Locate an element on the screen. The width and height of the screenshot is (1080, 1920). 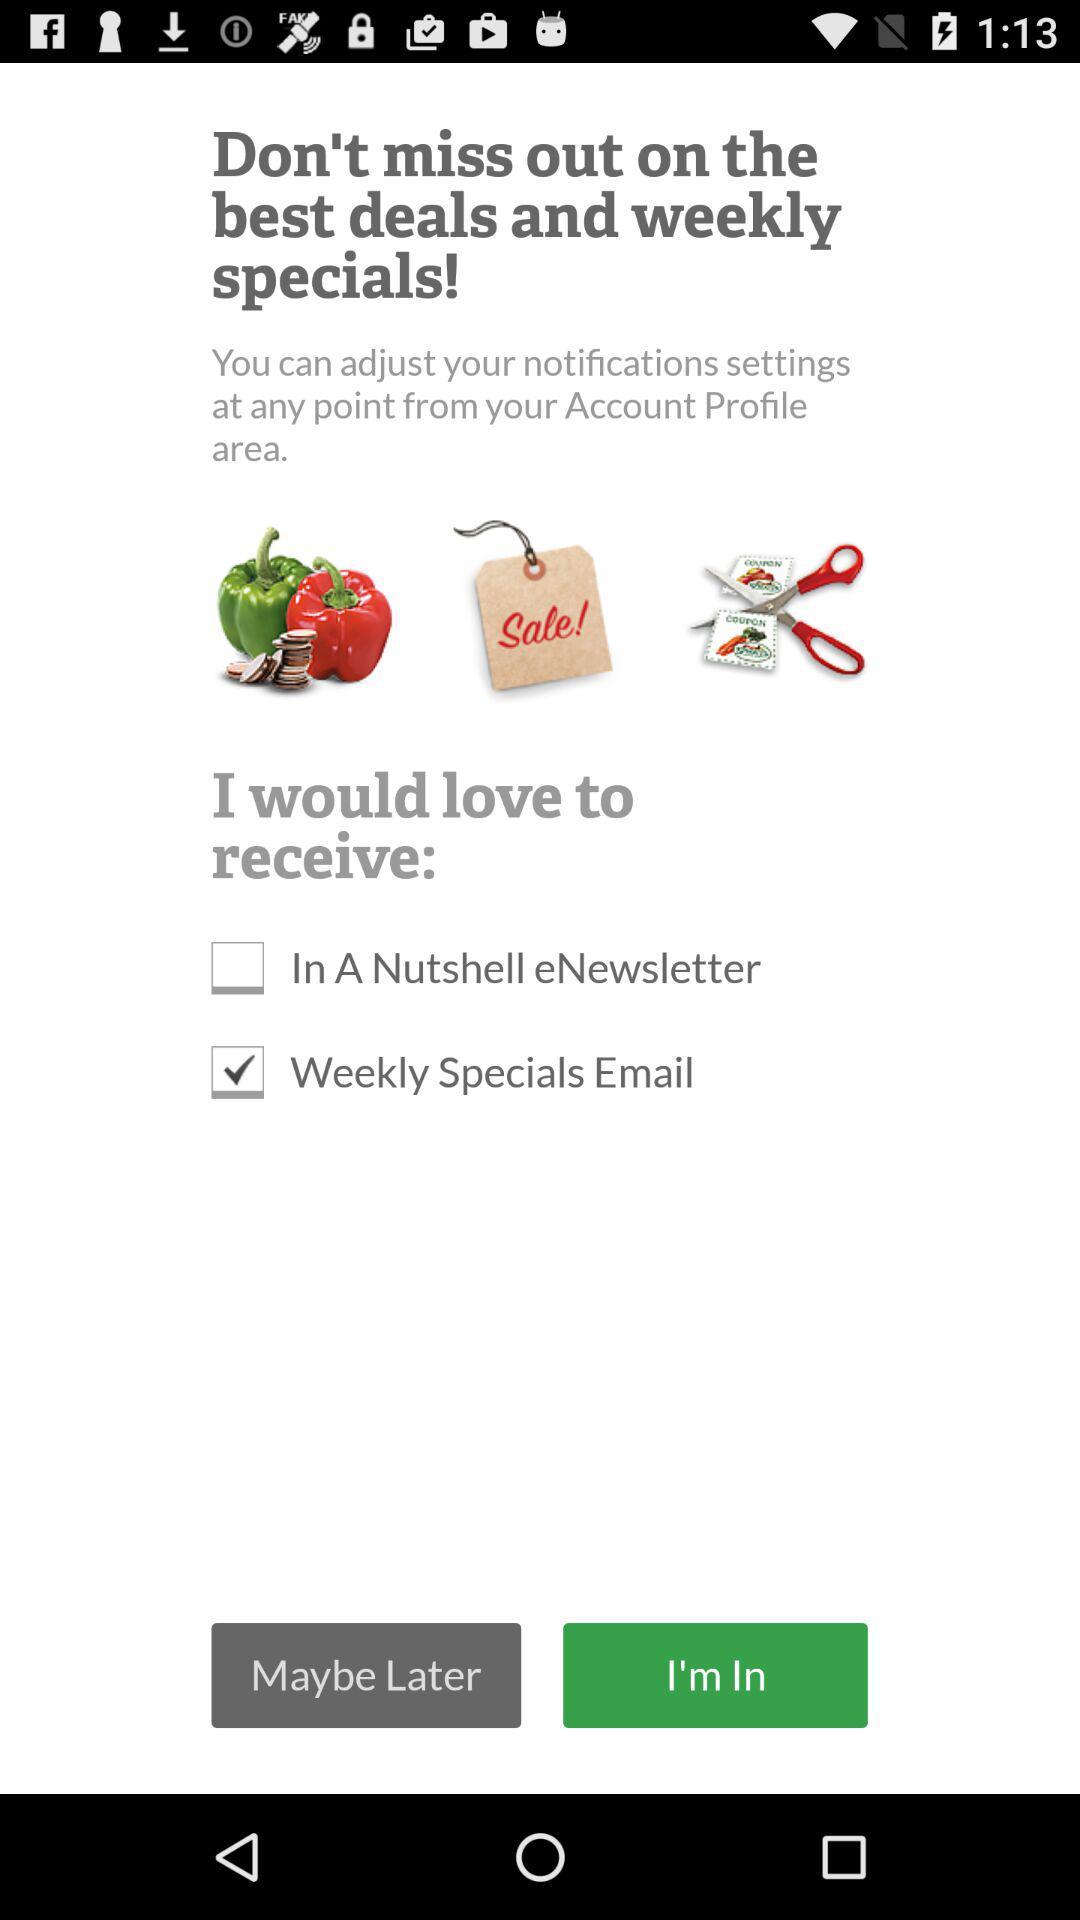
the button to the left of i'm in item is located at coordinates (366, 1675).